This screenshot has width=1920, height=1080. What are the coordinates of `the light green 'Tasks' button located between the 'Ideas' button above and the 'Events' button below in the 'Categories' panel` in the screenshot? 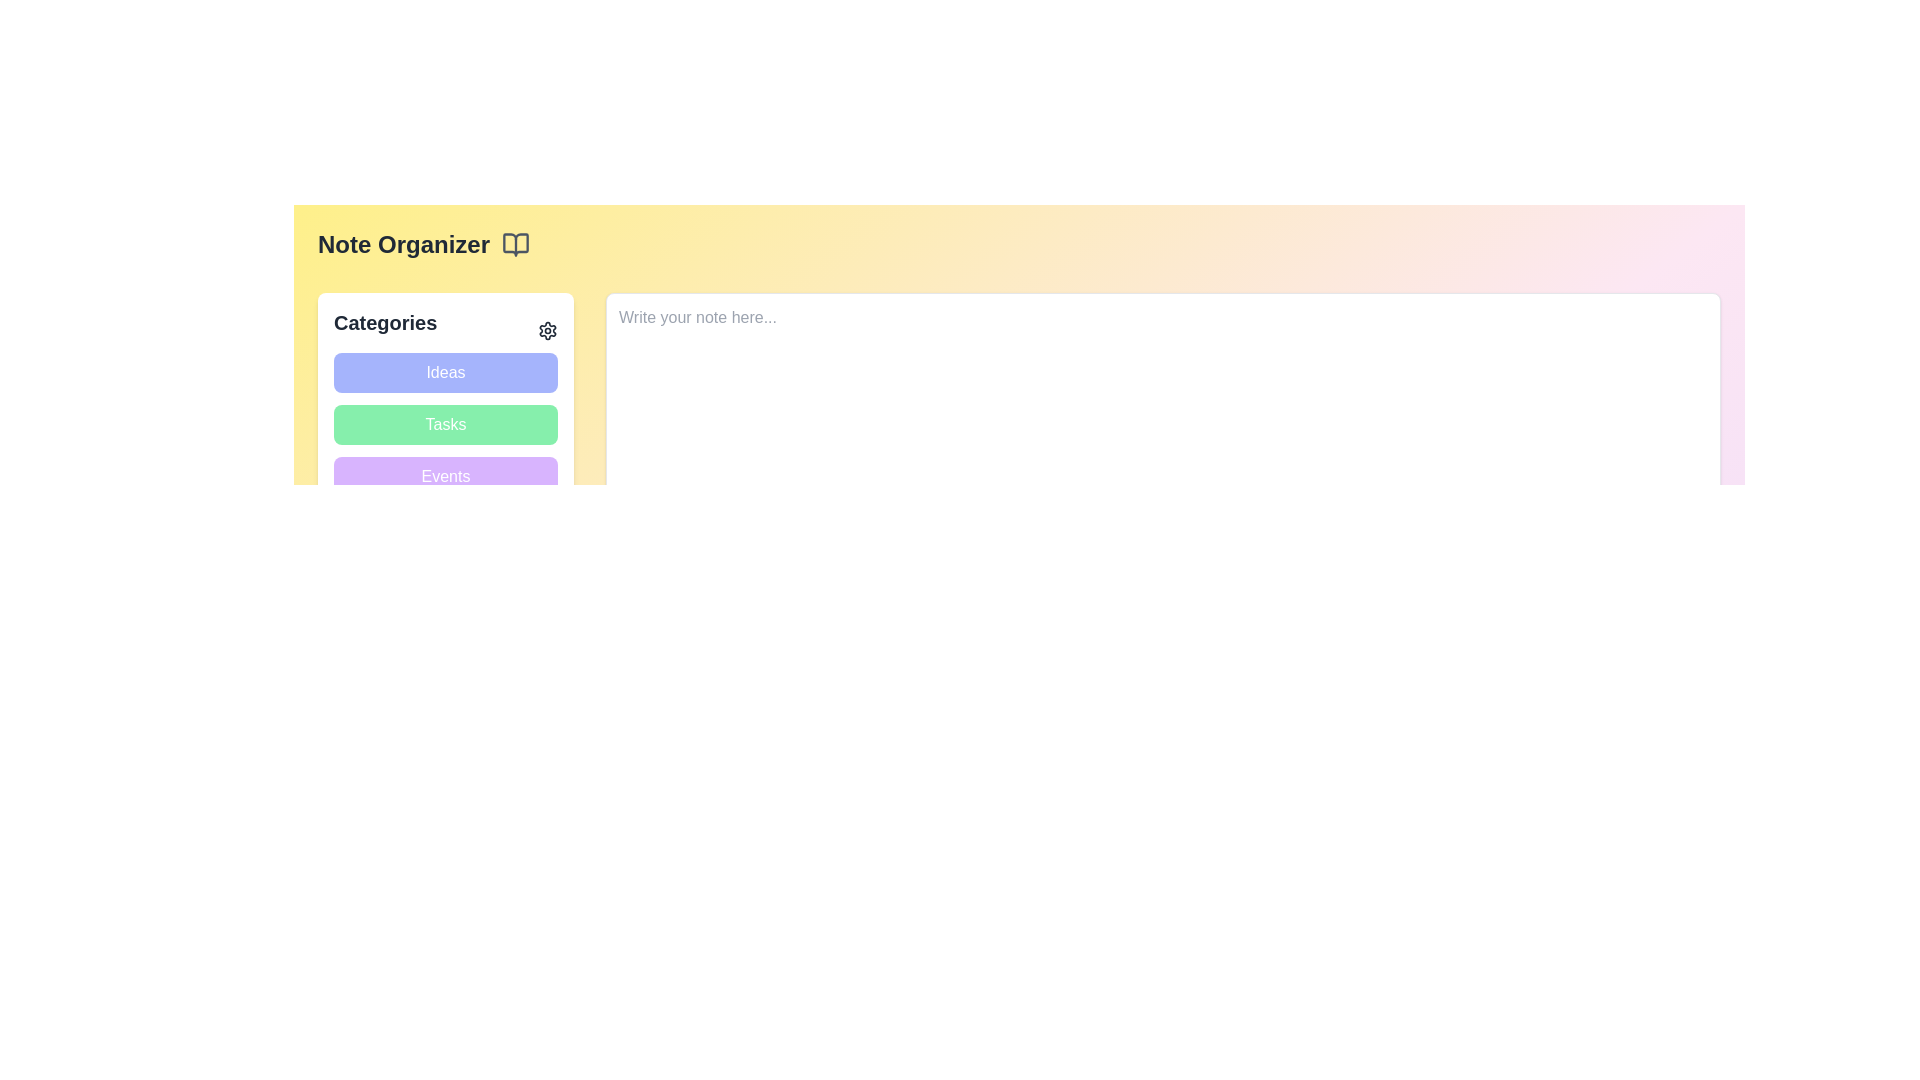 It's located at (445, 402).